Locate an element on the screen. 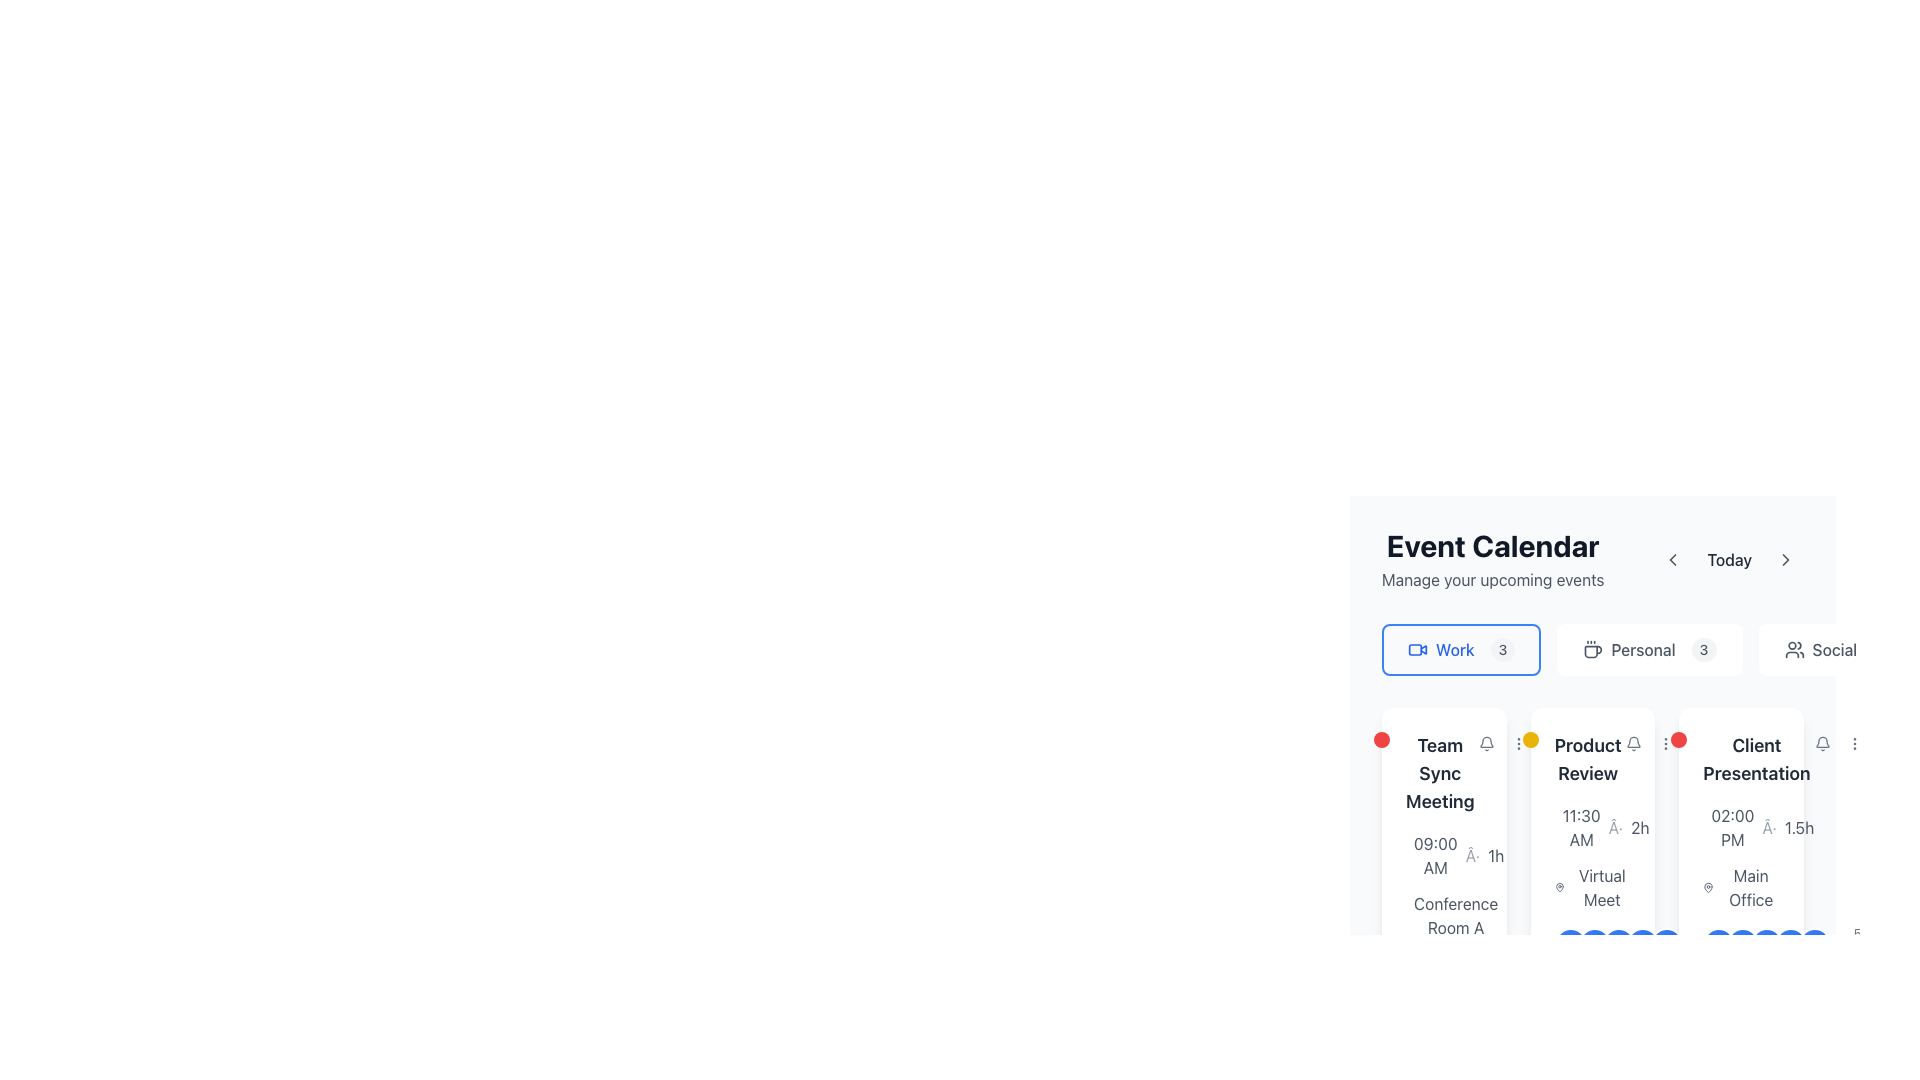 Image resolution: width=1920 pixels, height=1080 pixels. the progress indicator composed of five circular elements located at the bottom section of the 'Client Presentation' card is located at coordinates (1767, 944).